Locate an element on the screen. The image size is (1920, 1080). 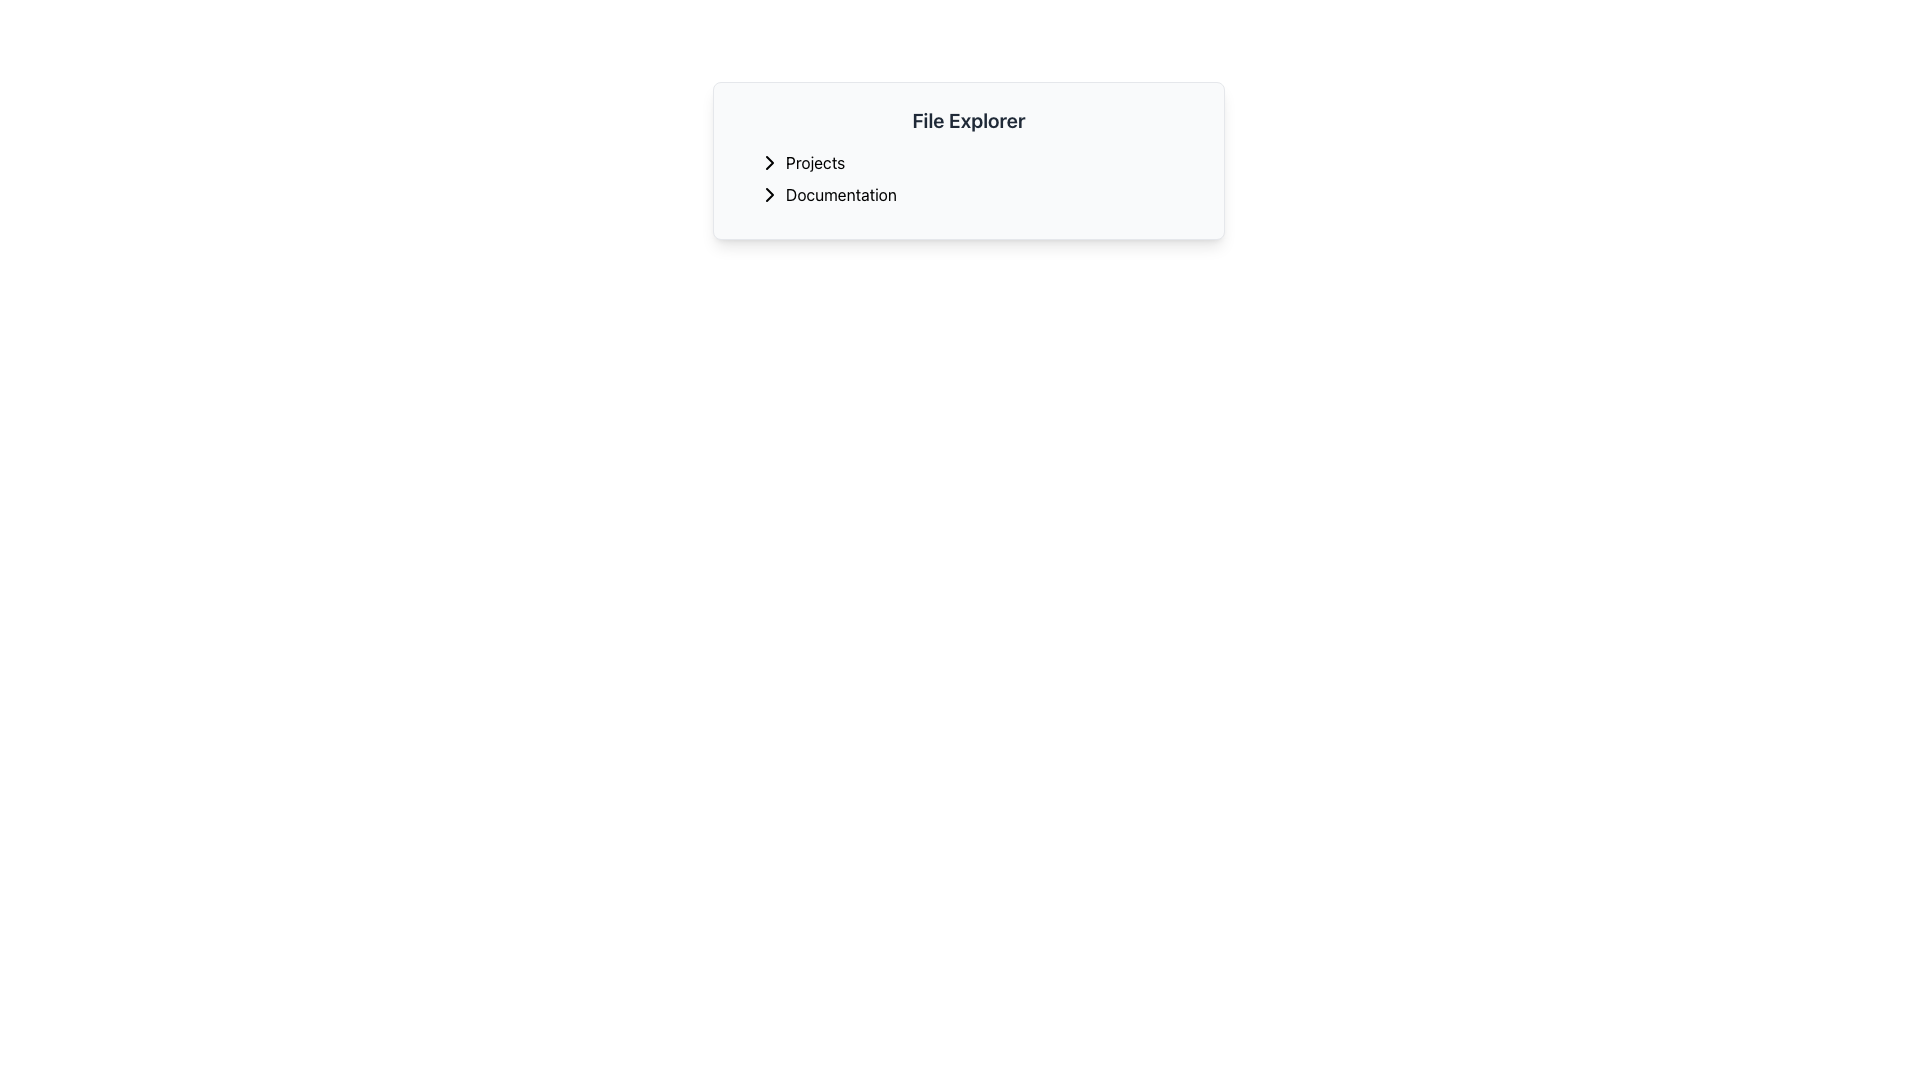
the 'Documentation' text label displayed in black font within the light gray 'File Explorer' panel is located at coordinates (841, 195).